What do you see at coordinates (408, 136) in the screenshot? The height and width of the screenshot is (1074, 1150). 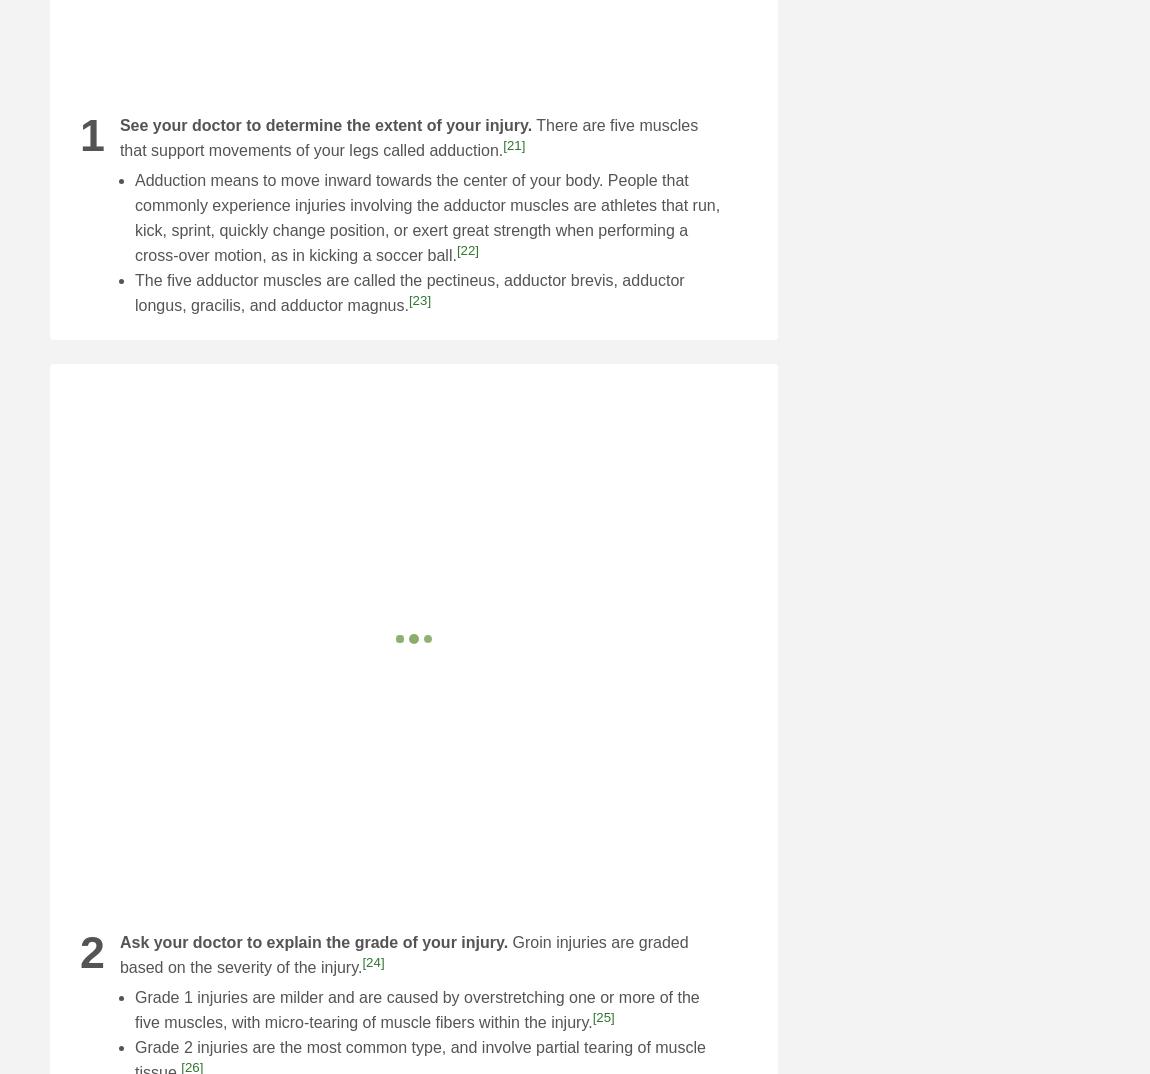 I see `'There are five muscles that support movements of your legs called adduction.'` at bounding box center [408, 136].